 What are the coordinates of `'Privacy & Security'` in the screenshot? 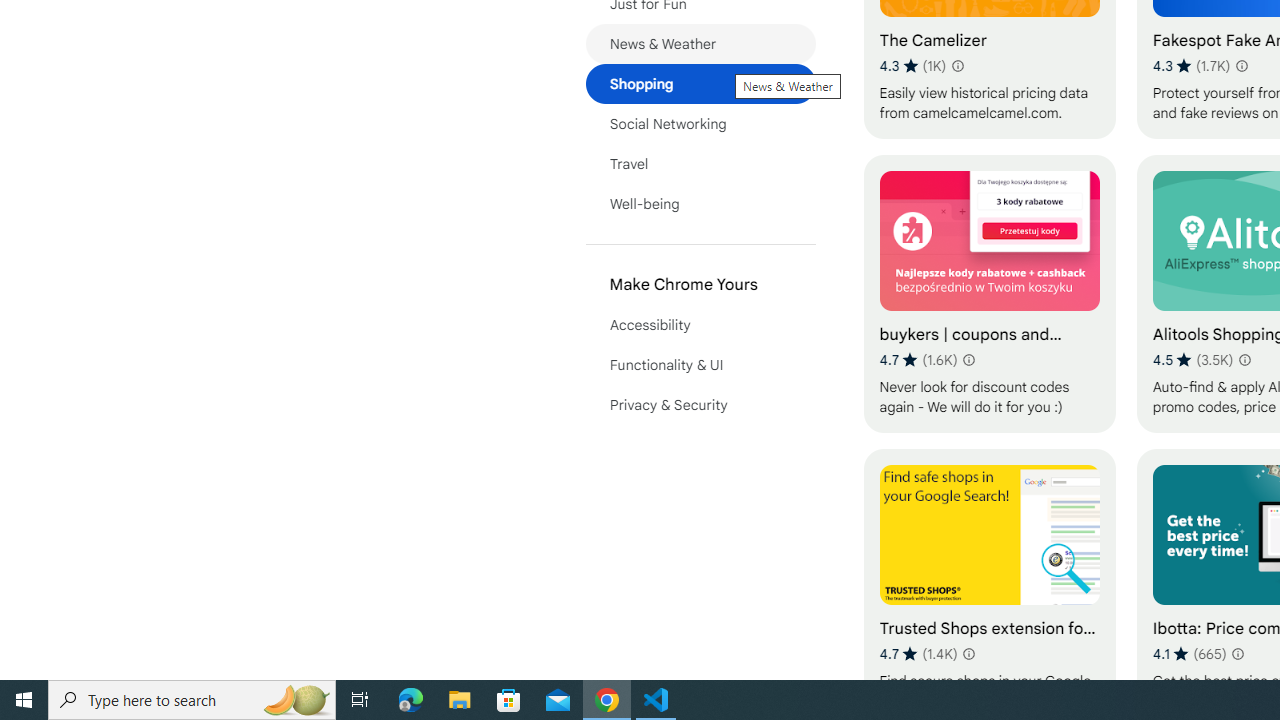 It's located at (700, 405).